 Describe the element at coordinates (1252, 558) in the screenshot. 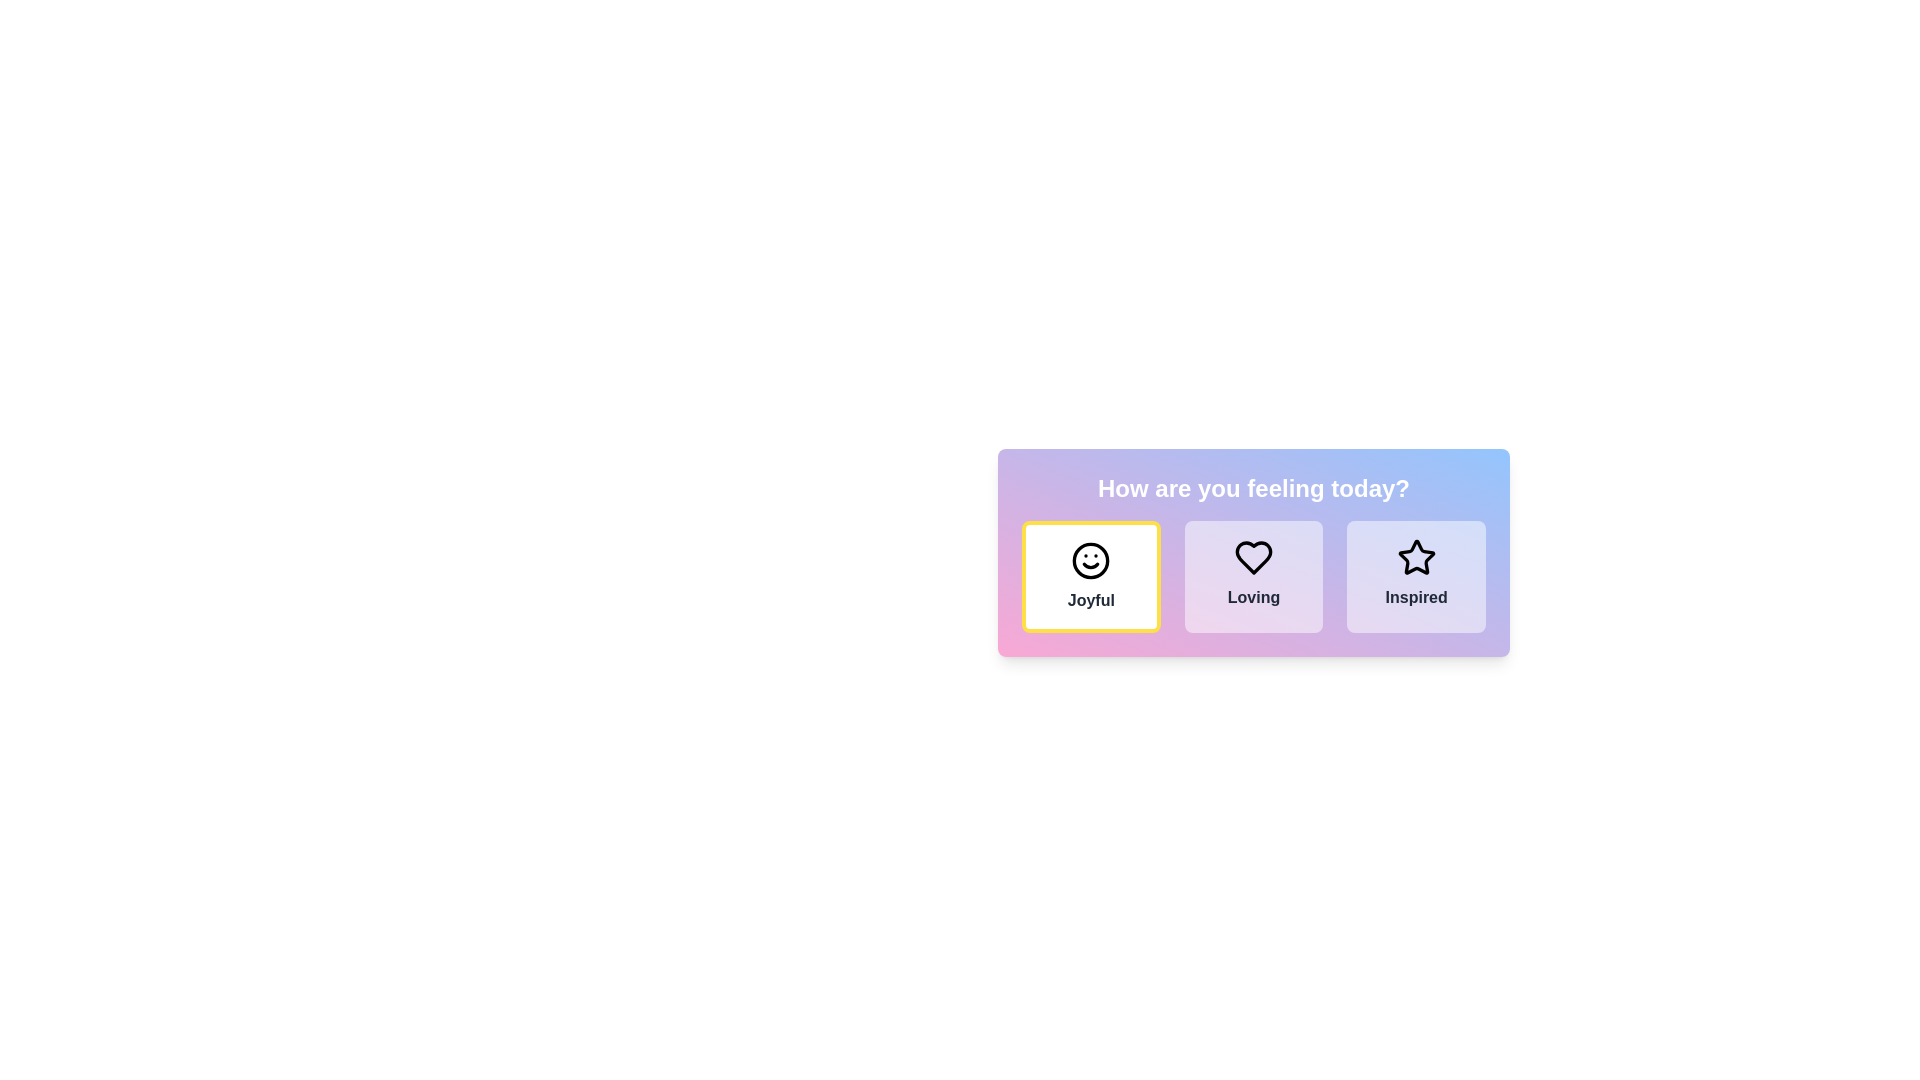

I see `the heart icon, which is styled with a bold outline and hollow interior, located within the 'Loving' button in the row of buttons under the header 'How are you feeling today?'` at that location.